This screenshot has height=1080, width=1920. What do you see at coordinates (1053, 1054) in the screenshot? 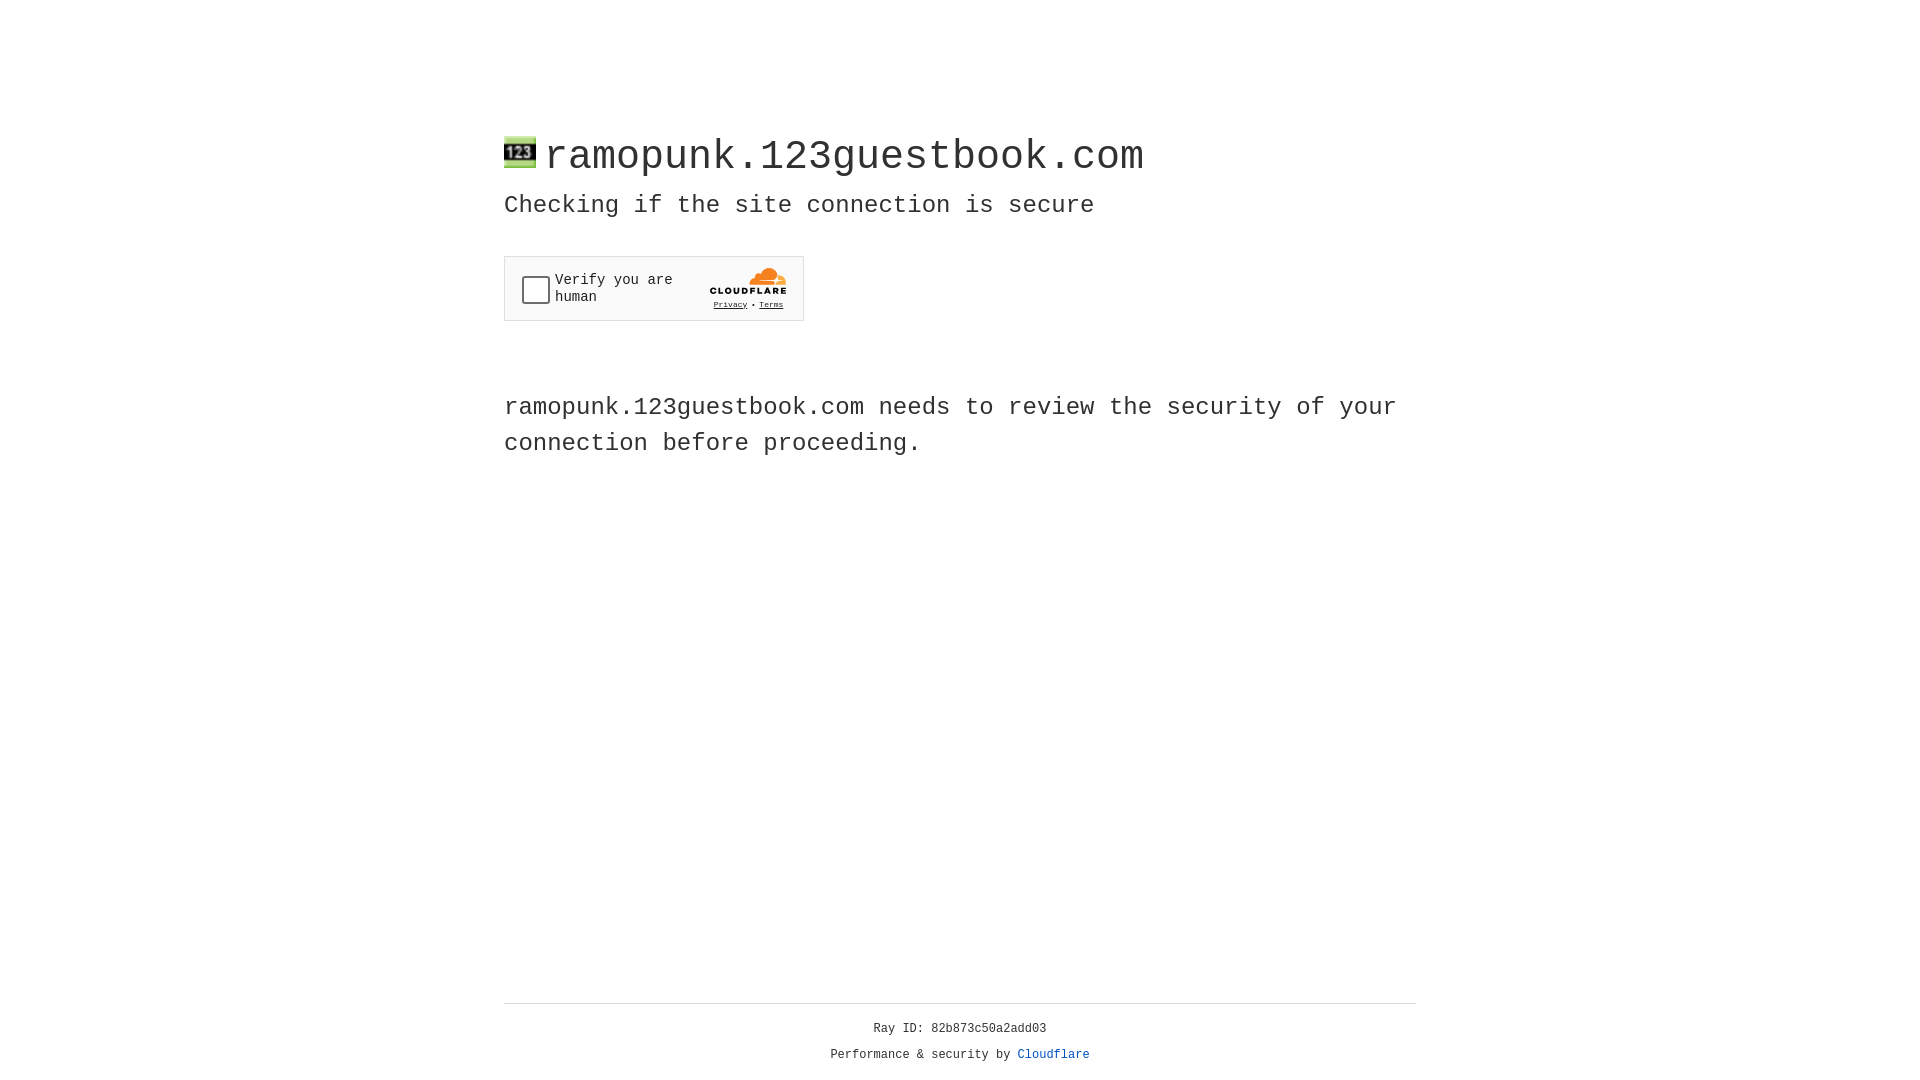
I see `'Cloudflare'` at bounding box center [1053, 1054].